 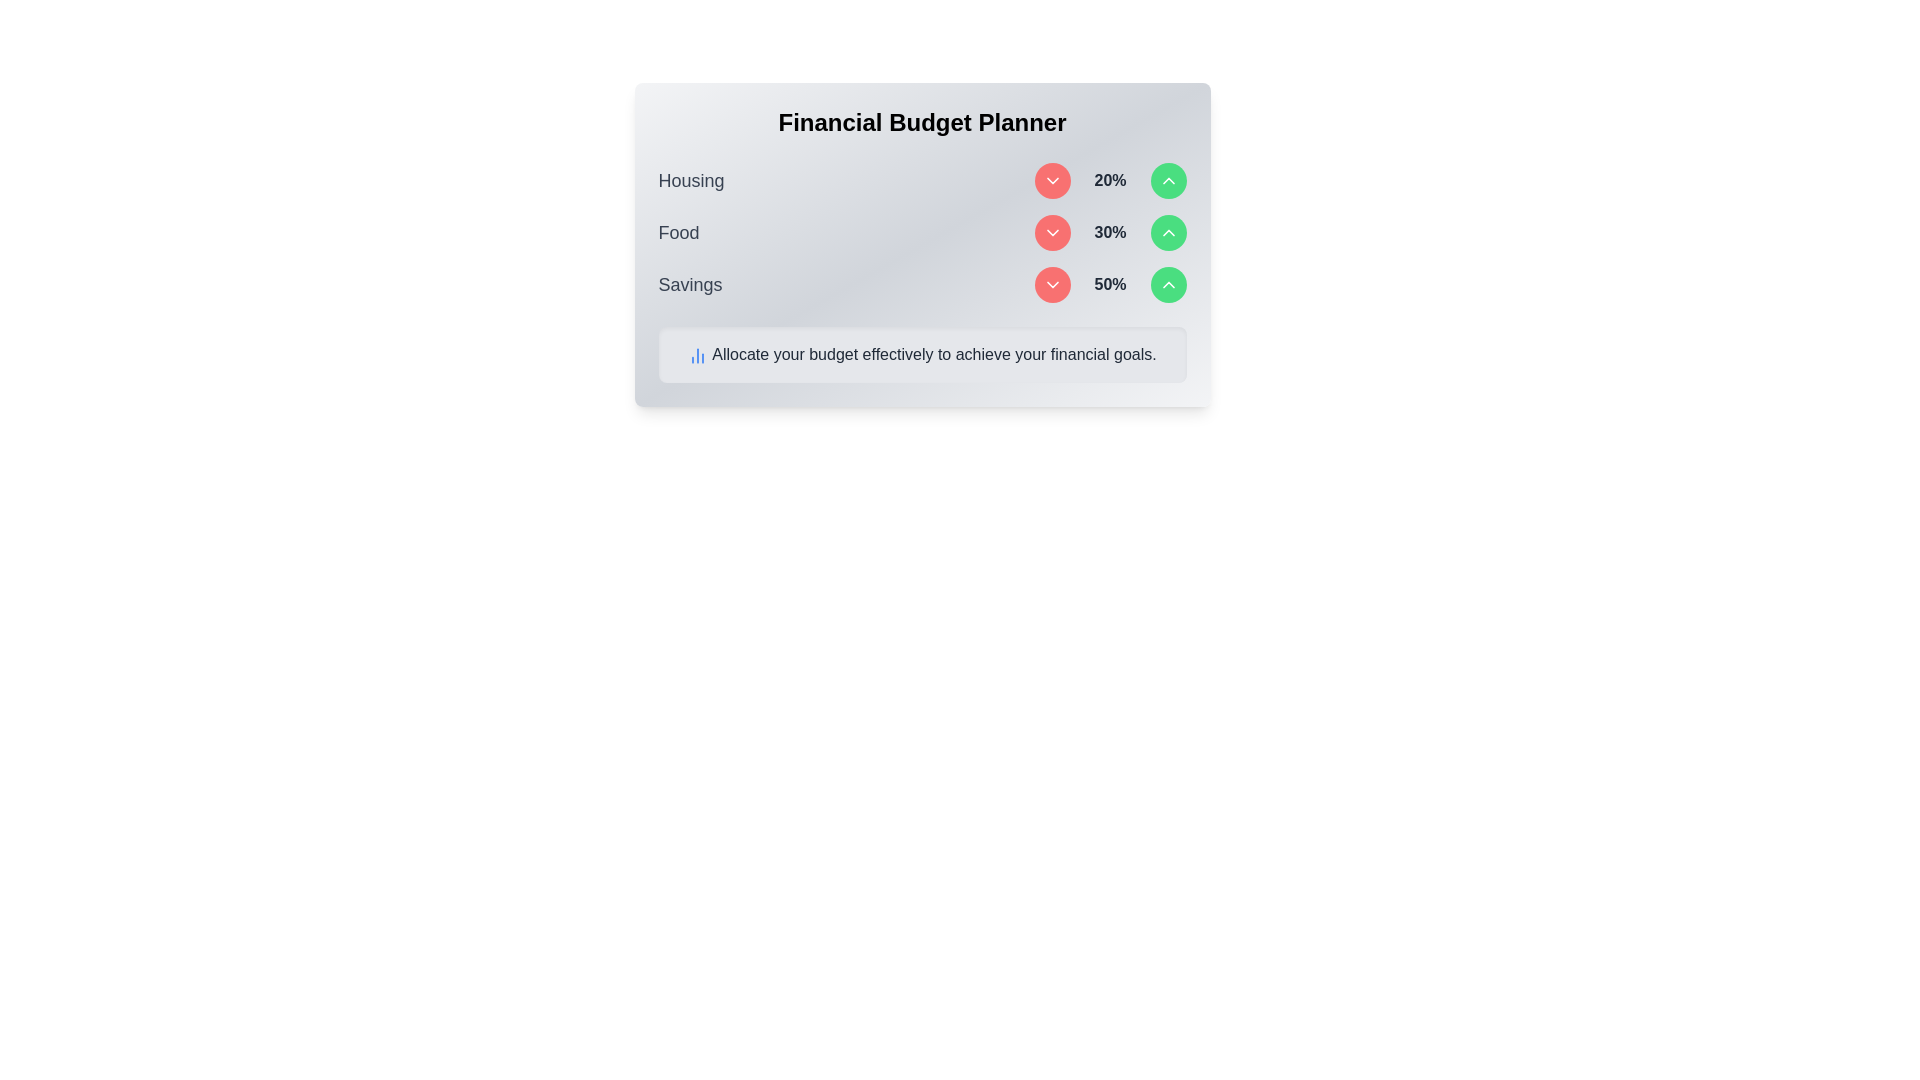 What do you see at coordinates (1109, 231) in the screenshot?
I see `the non-interactive Text label displaying the allocation of 30% for the 'Food' category, which is positioned between a red downward arrow and a green upward arrow` at bounding box center [1109, 231].